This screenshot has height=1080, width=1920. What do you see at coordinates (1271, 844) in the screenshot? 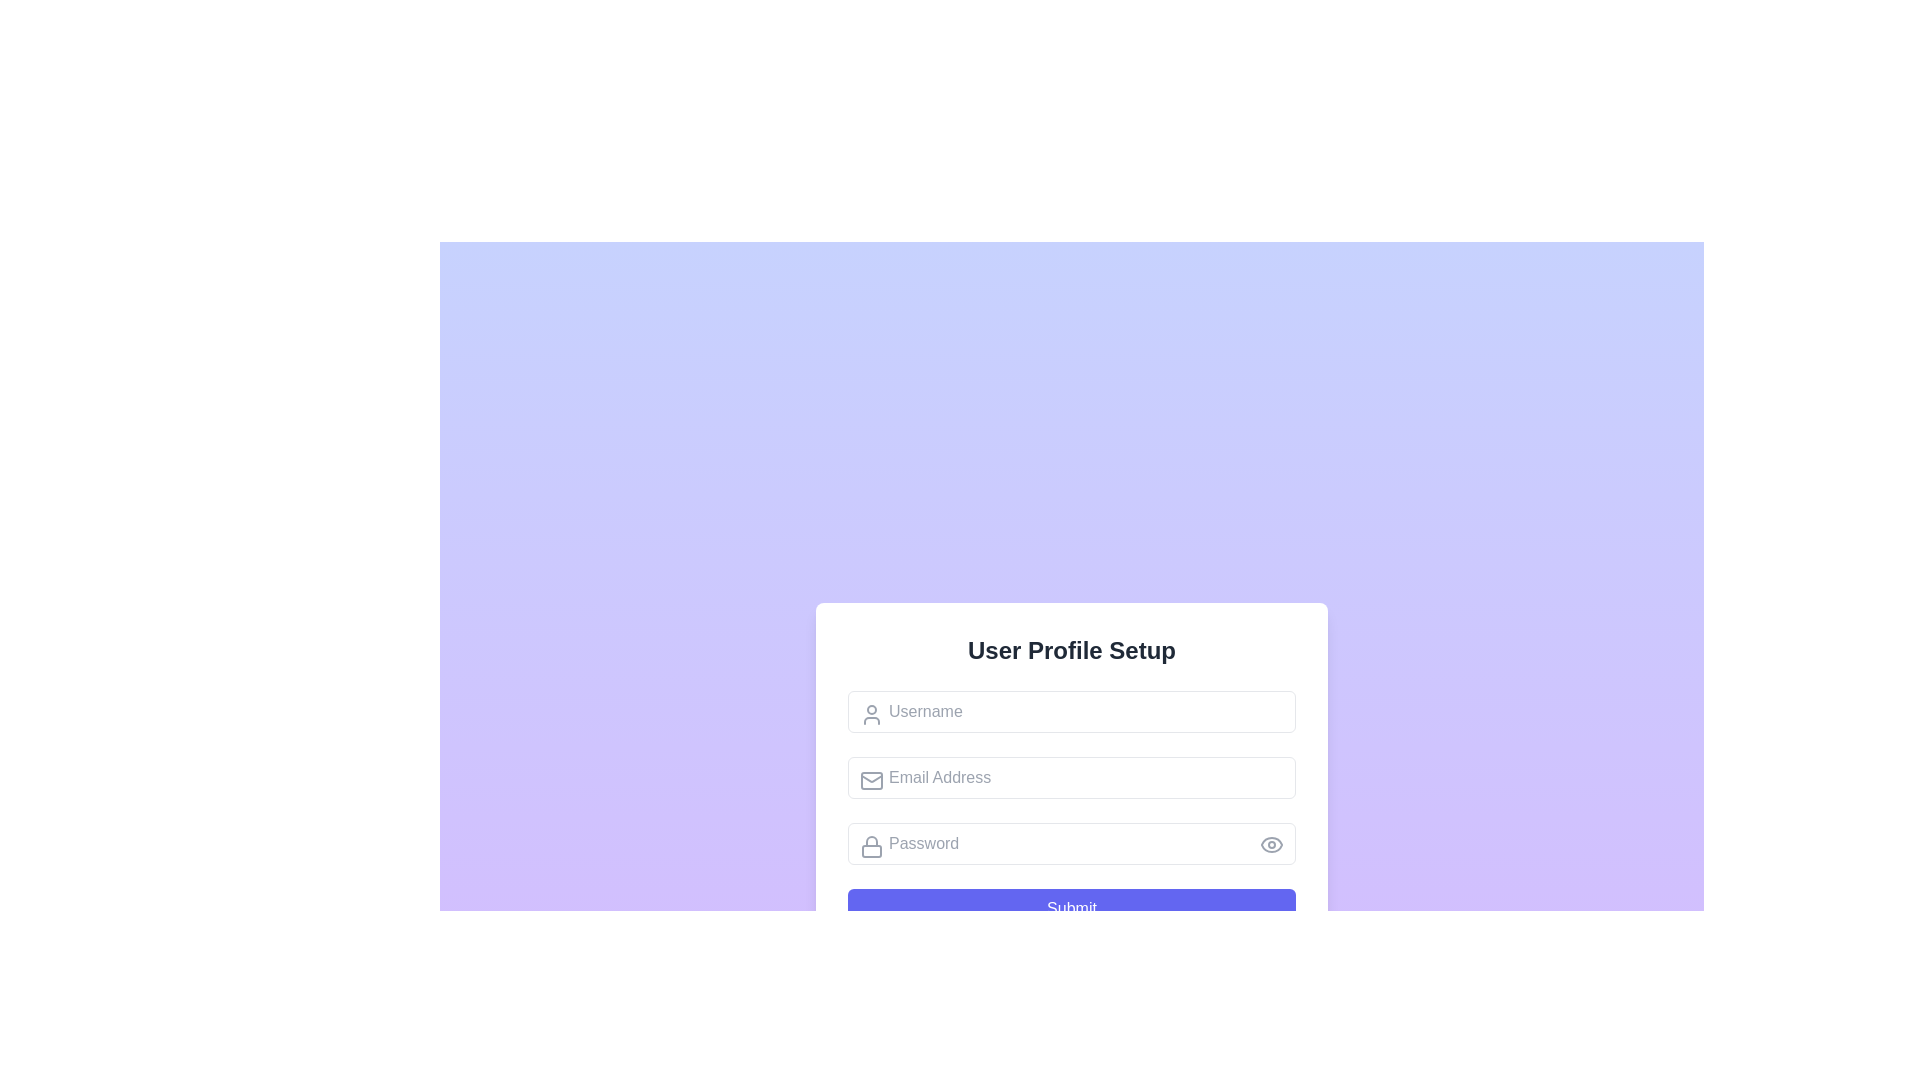
I see `the rightmost icon in the password input field` at bounding box center [1271, 844].